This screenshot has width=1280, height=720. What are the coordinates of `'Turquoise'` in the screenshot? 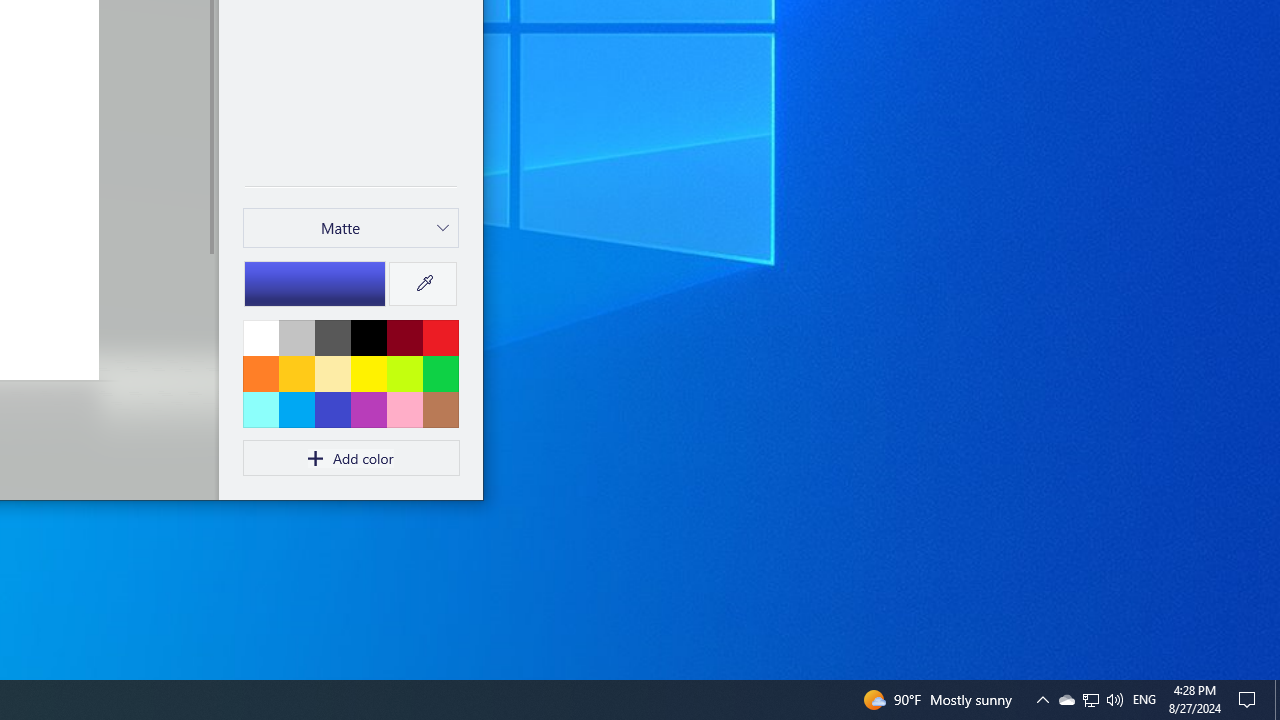 It's located at (295, 408).